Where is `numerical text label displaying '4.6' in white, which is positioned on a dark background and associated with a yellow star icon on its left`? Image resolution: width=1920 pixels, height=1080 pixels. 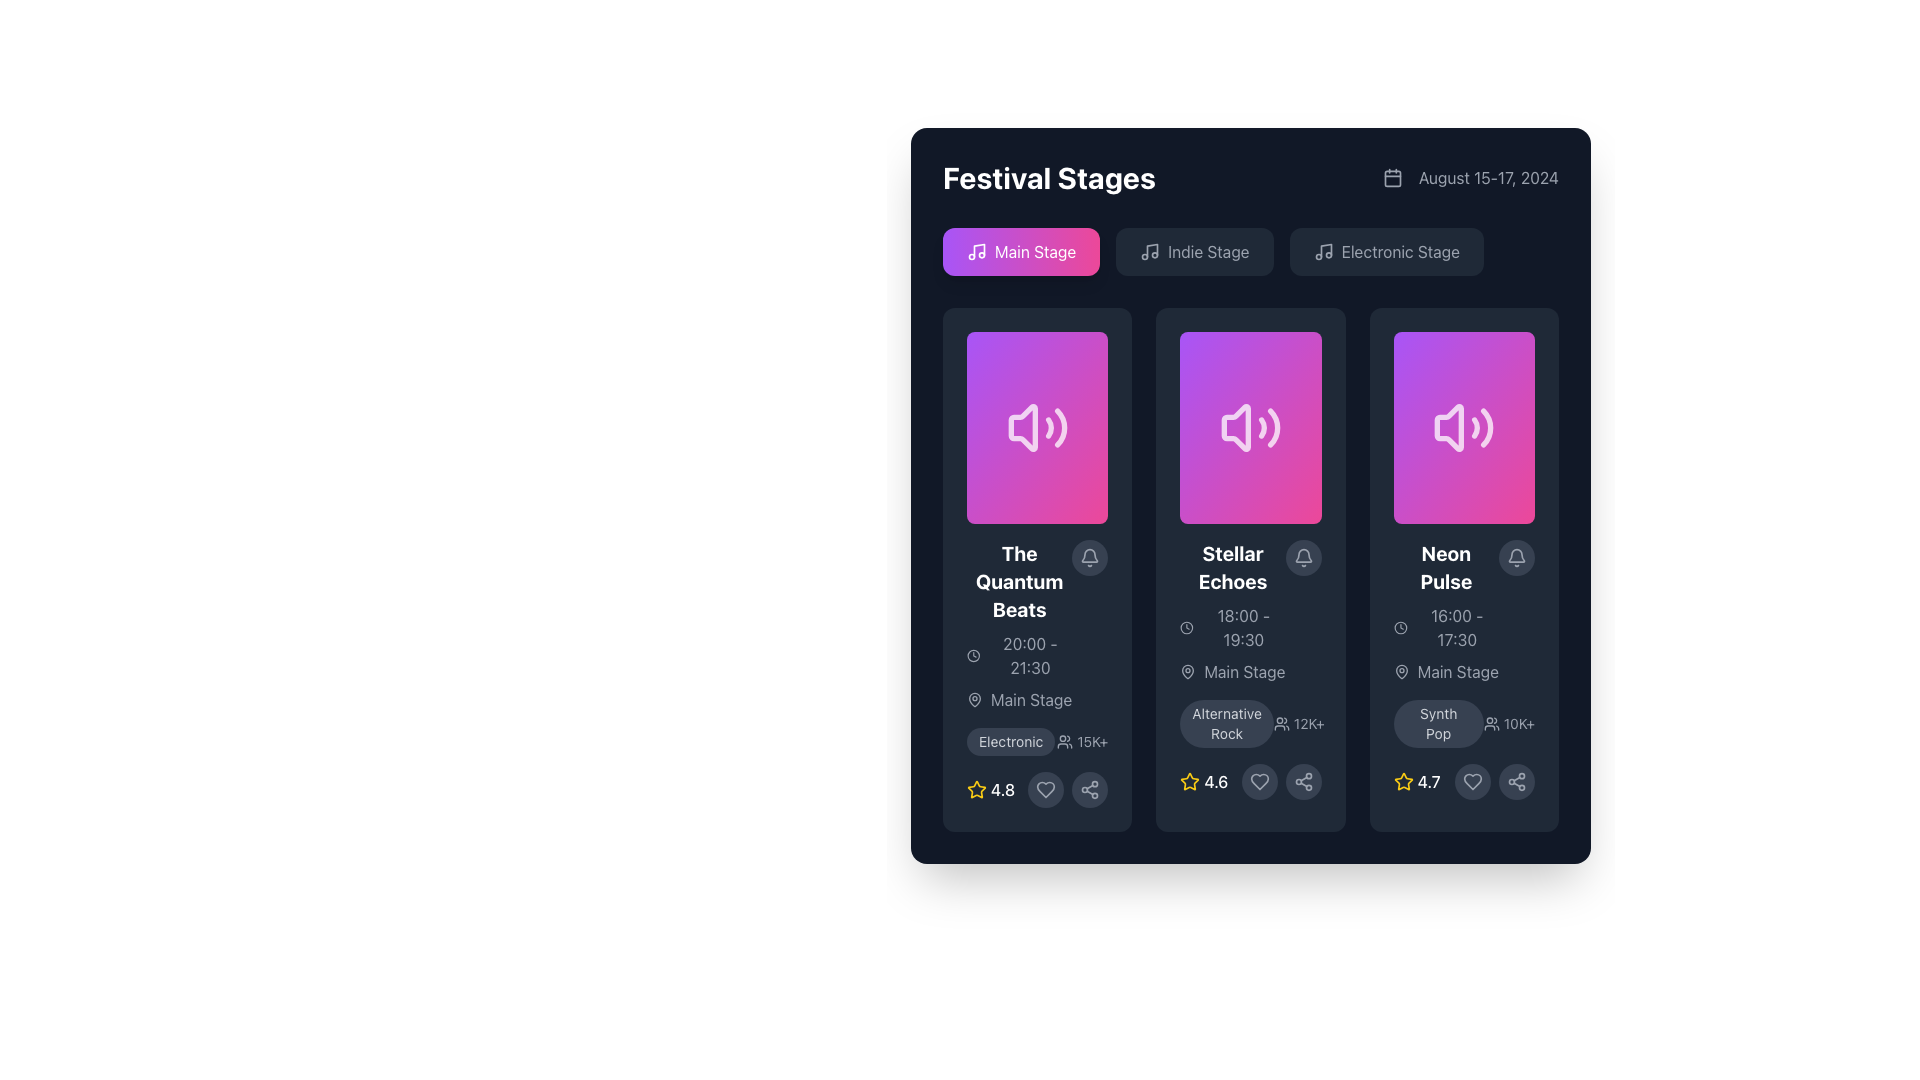
numerical text label displaying '4.6' in white, which is positioned on a dark background and associated with a yellow star icon on its left is located at coordinates (1215, 781).